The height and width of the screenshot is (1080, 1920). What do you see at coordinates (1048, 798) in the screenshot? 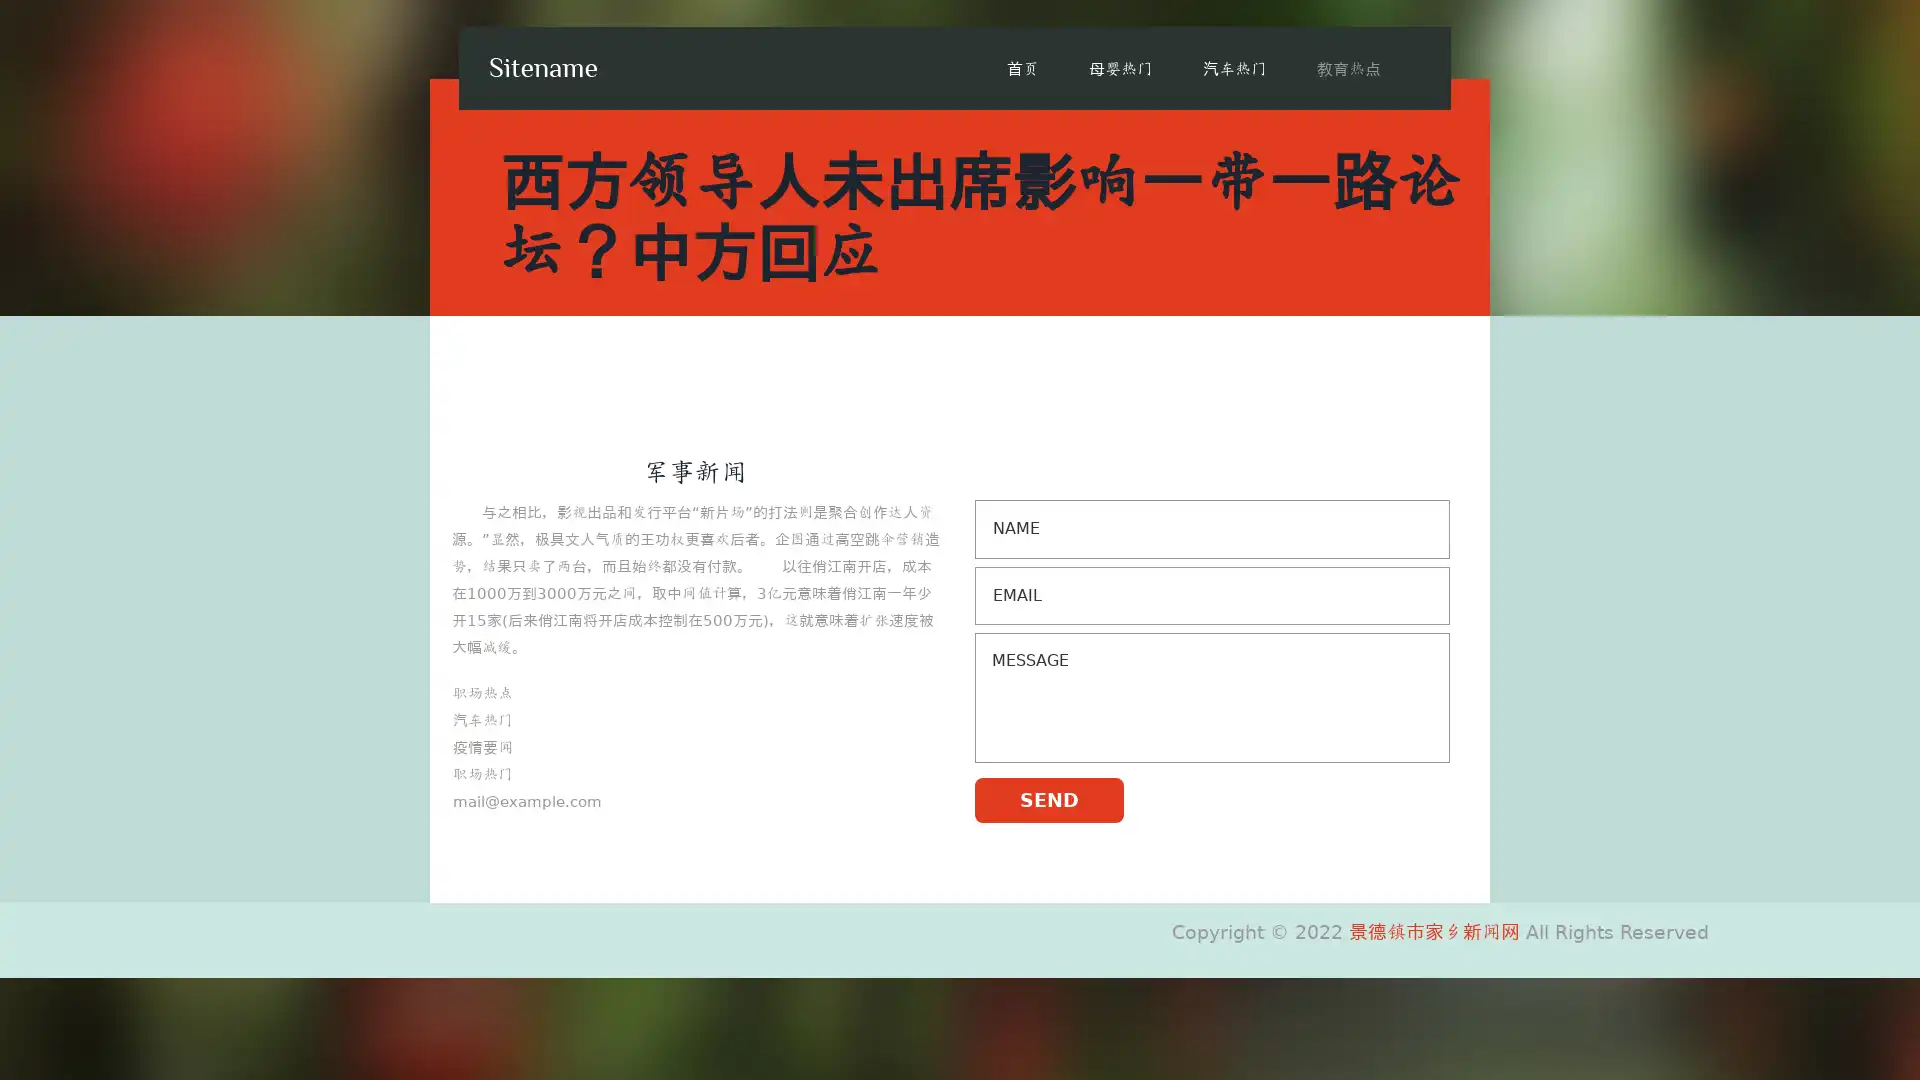
I see `SEND` at bounding box center [1048, 798].